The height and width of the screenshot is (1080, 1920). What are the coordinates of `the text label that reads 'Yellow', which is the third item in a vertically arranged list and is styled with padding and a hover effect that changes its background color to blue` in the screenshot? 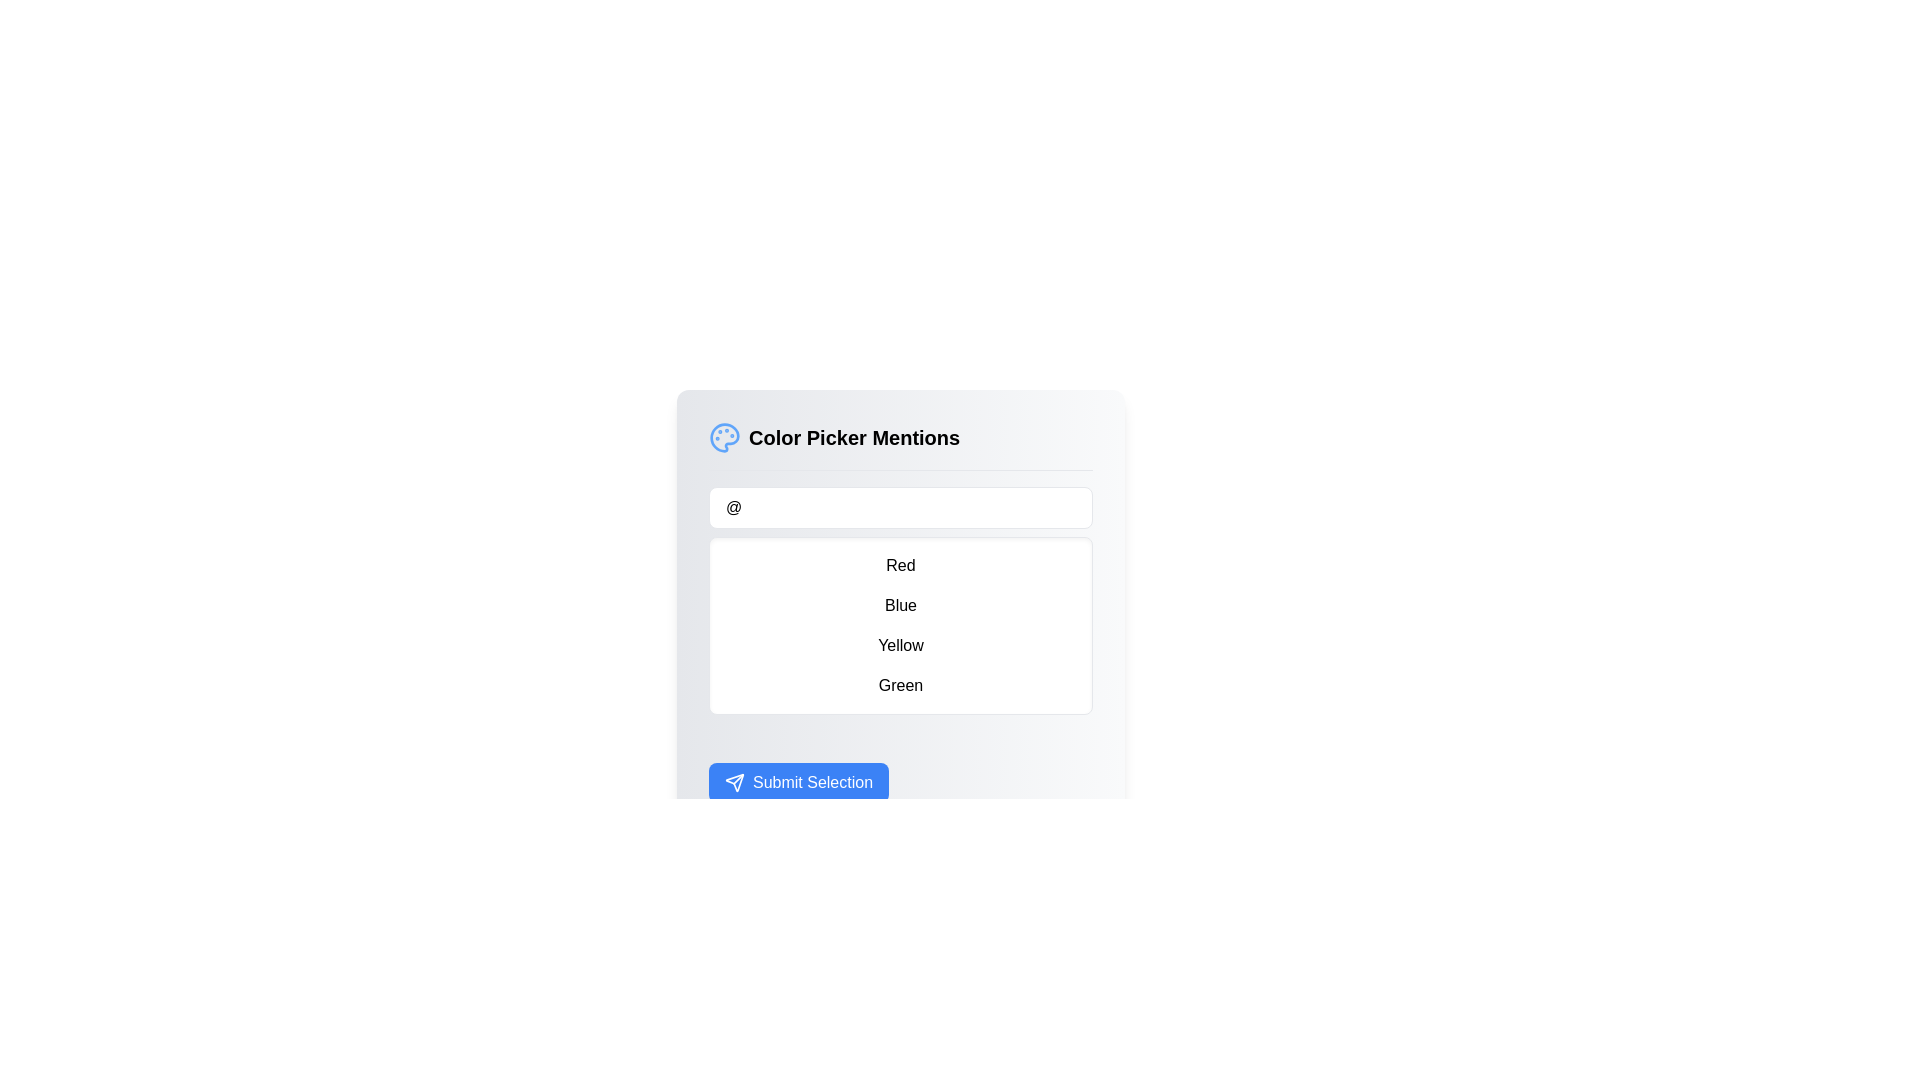 It's located at (900, 645).